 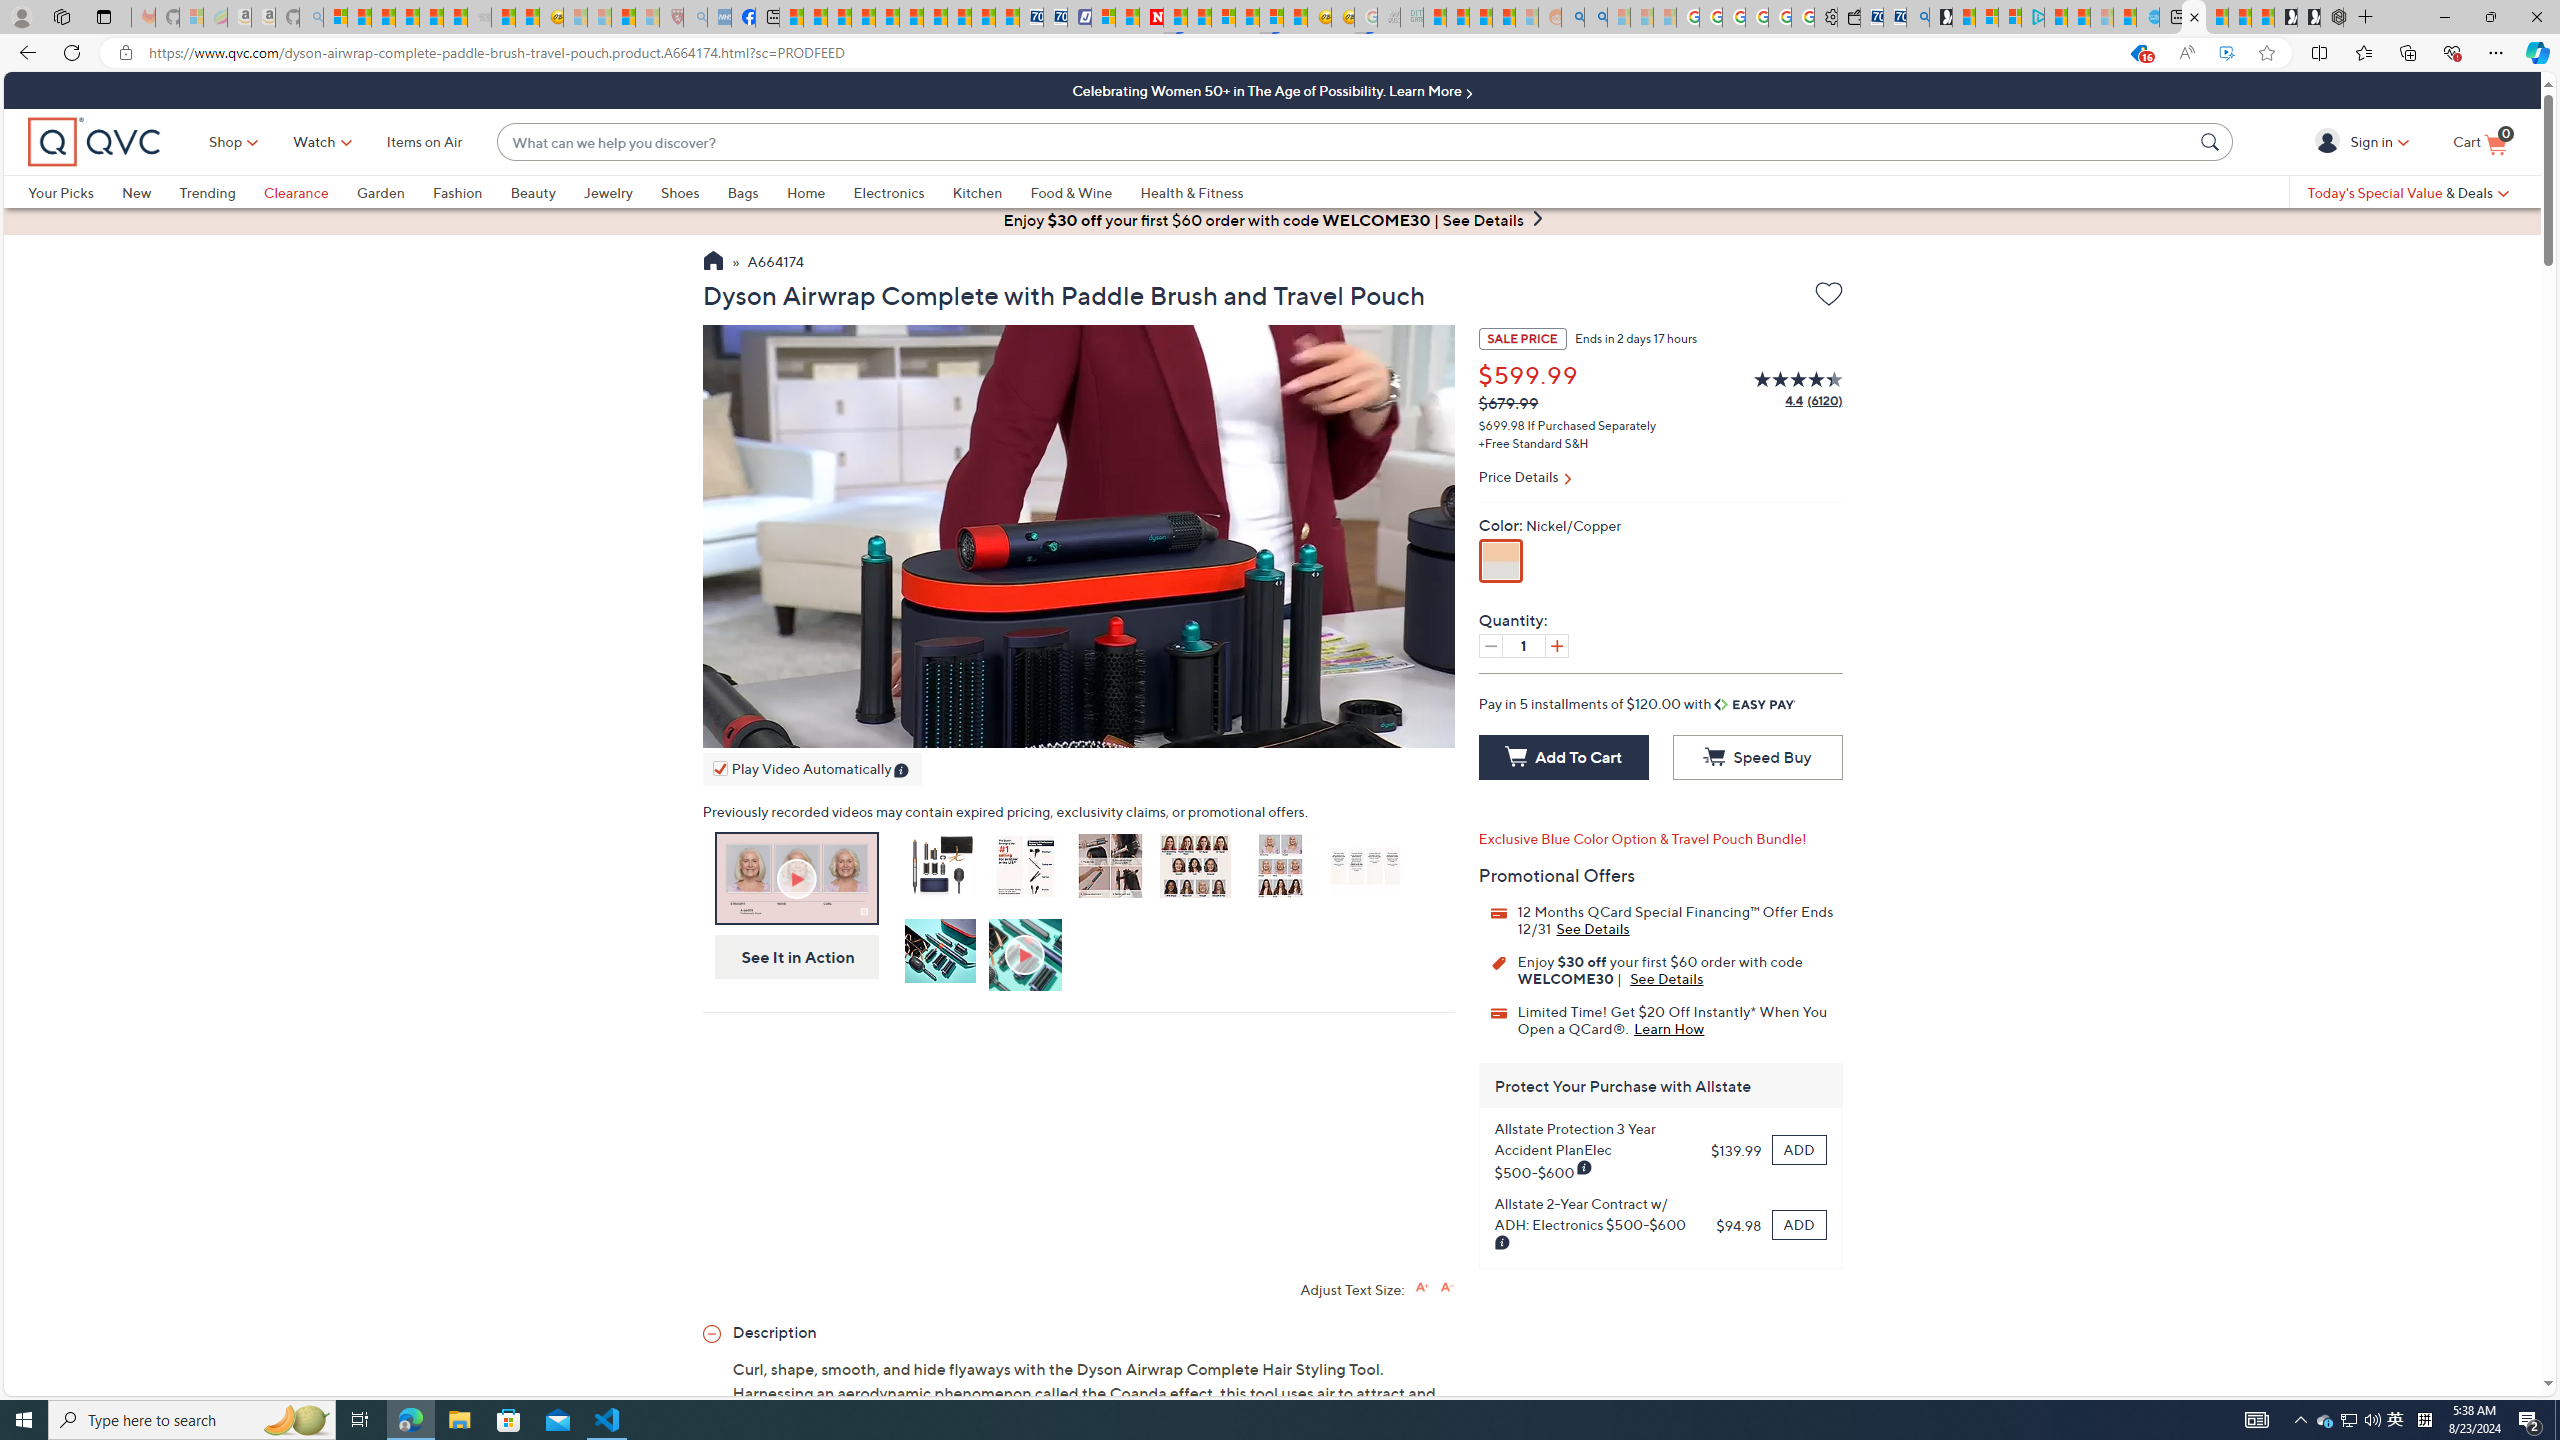 I want to click on 'Decrease quantity by 1', so click(x=1488, y=644).